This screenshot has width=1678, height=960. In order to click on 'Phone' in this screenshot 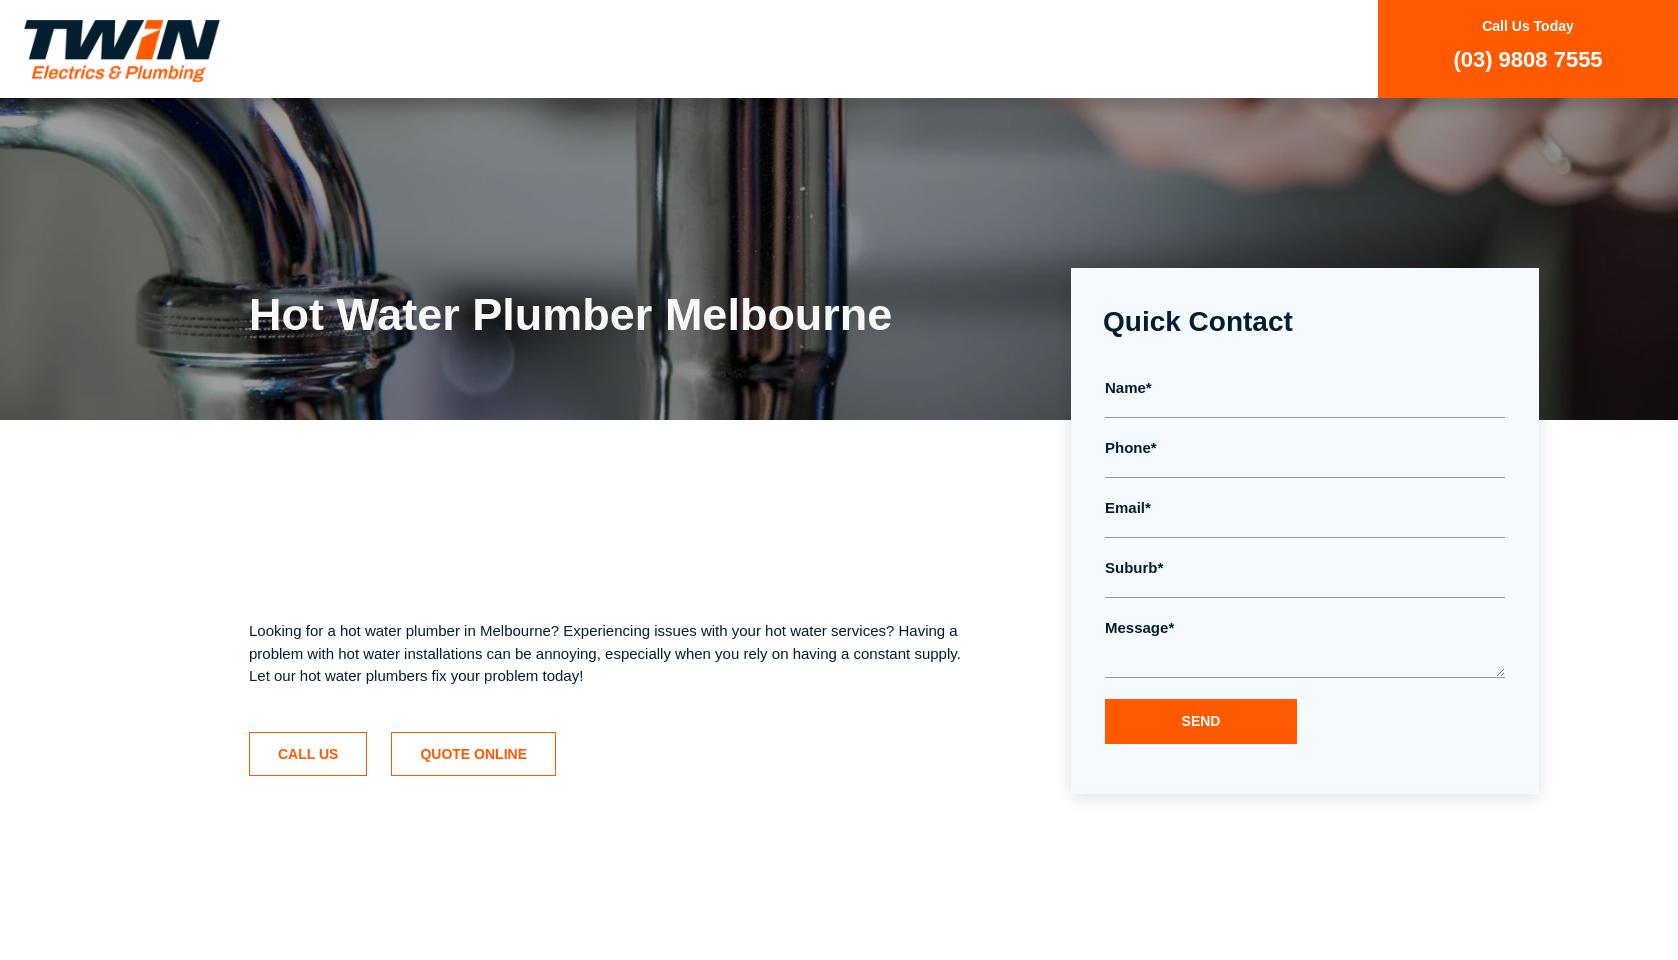, I will do `click(1127, 447)`.